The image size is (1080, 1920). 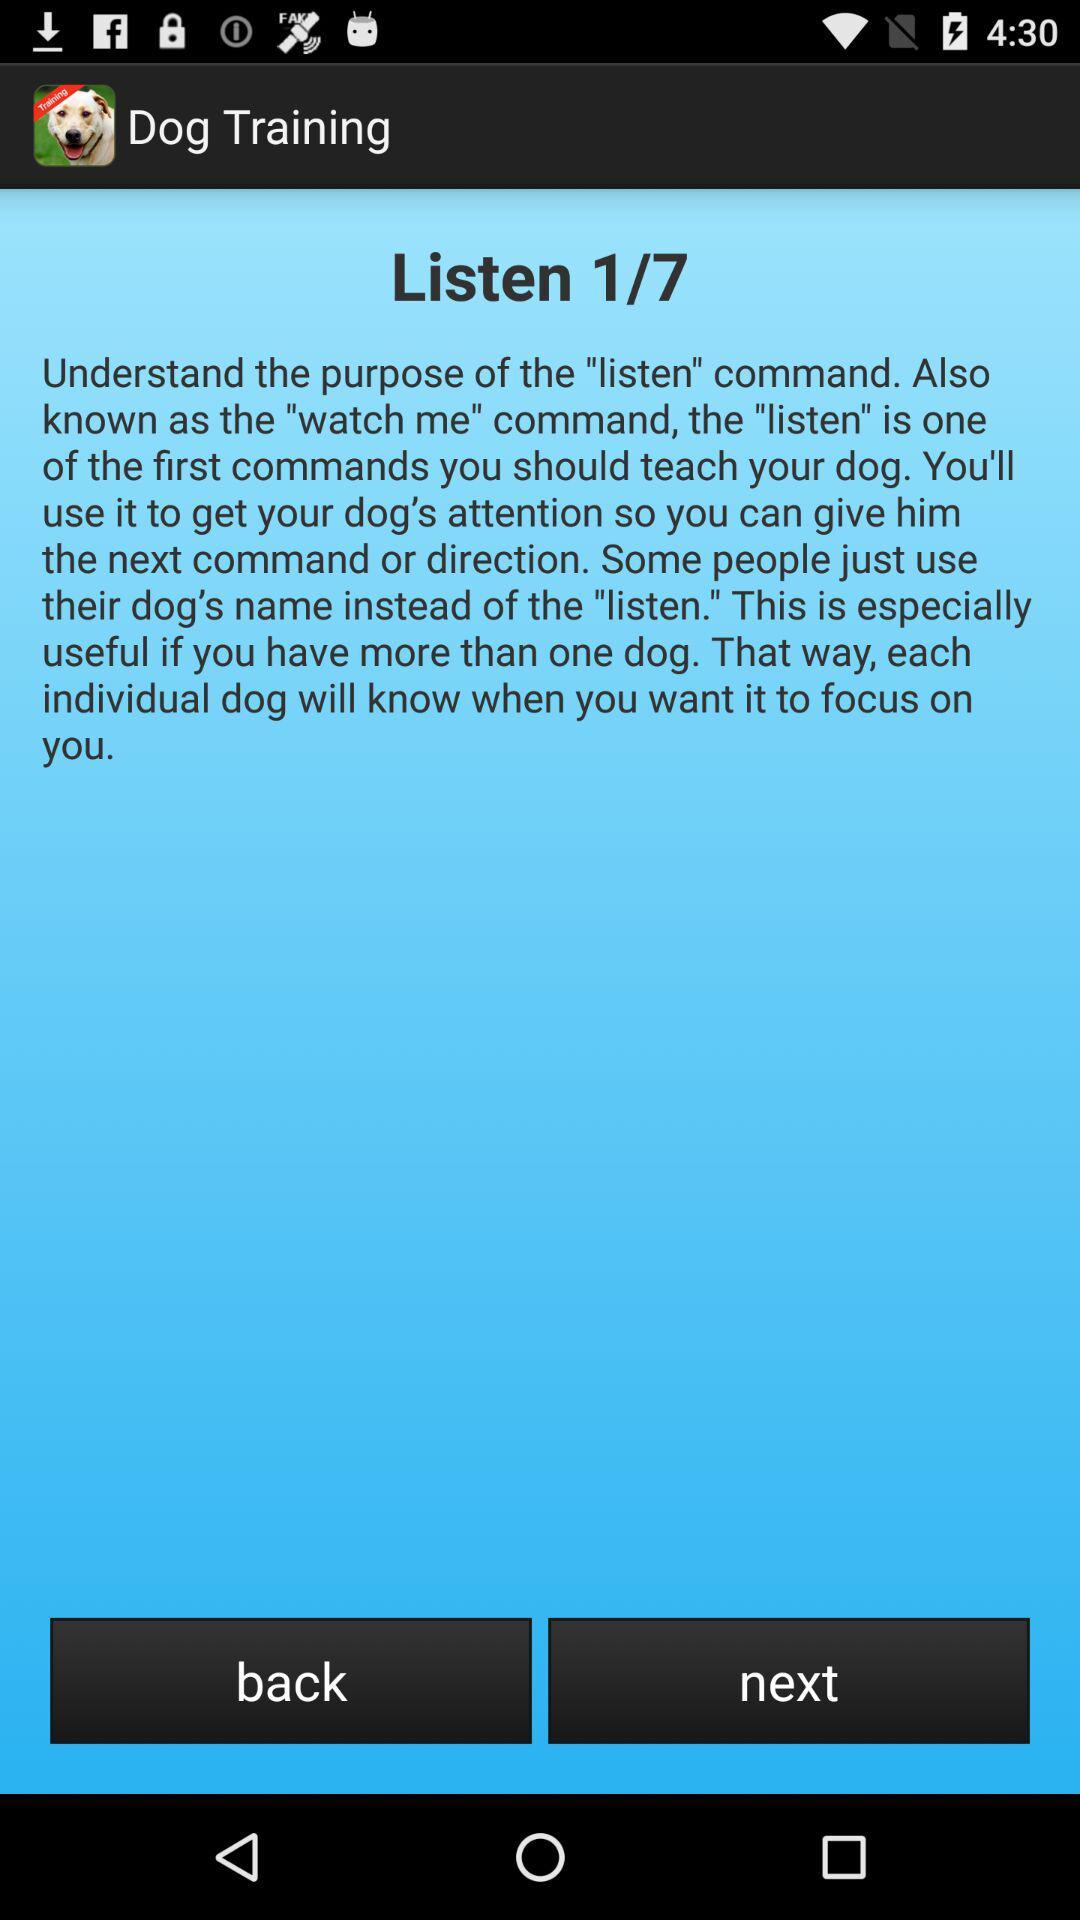 What do you see at coordinates (788, 1680) in the screenshot?
I see `item at the bottom right corner` at bounding box center [788, 1680].